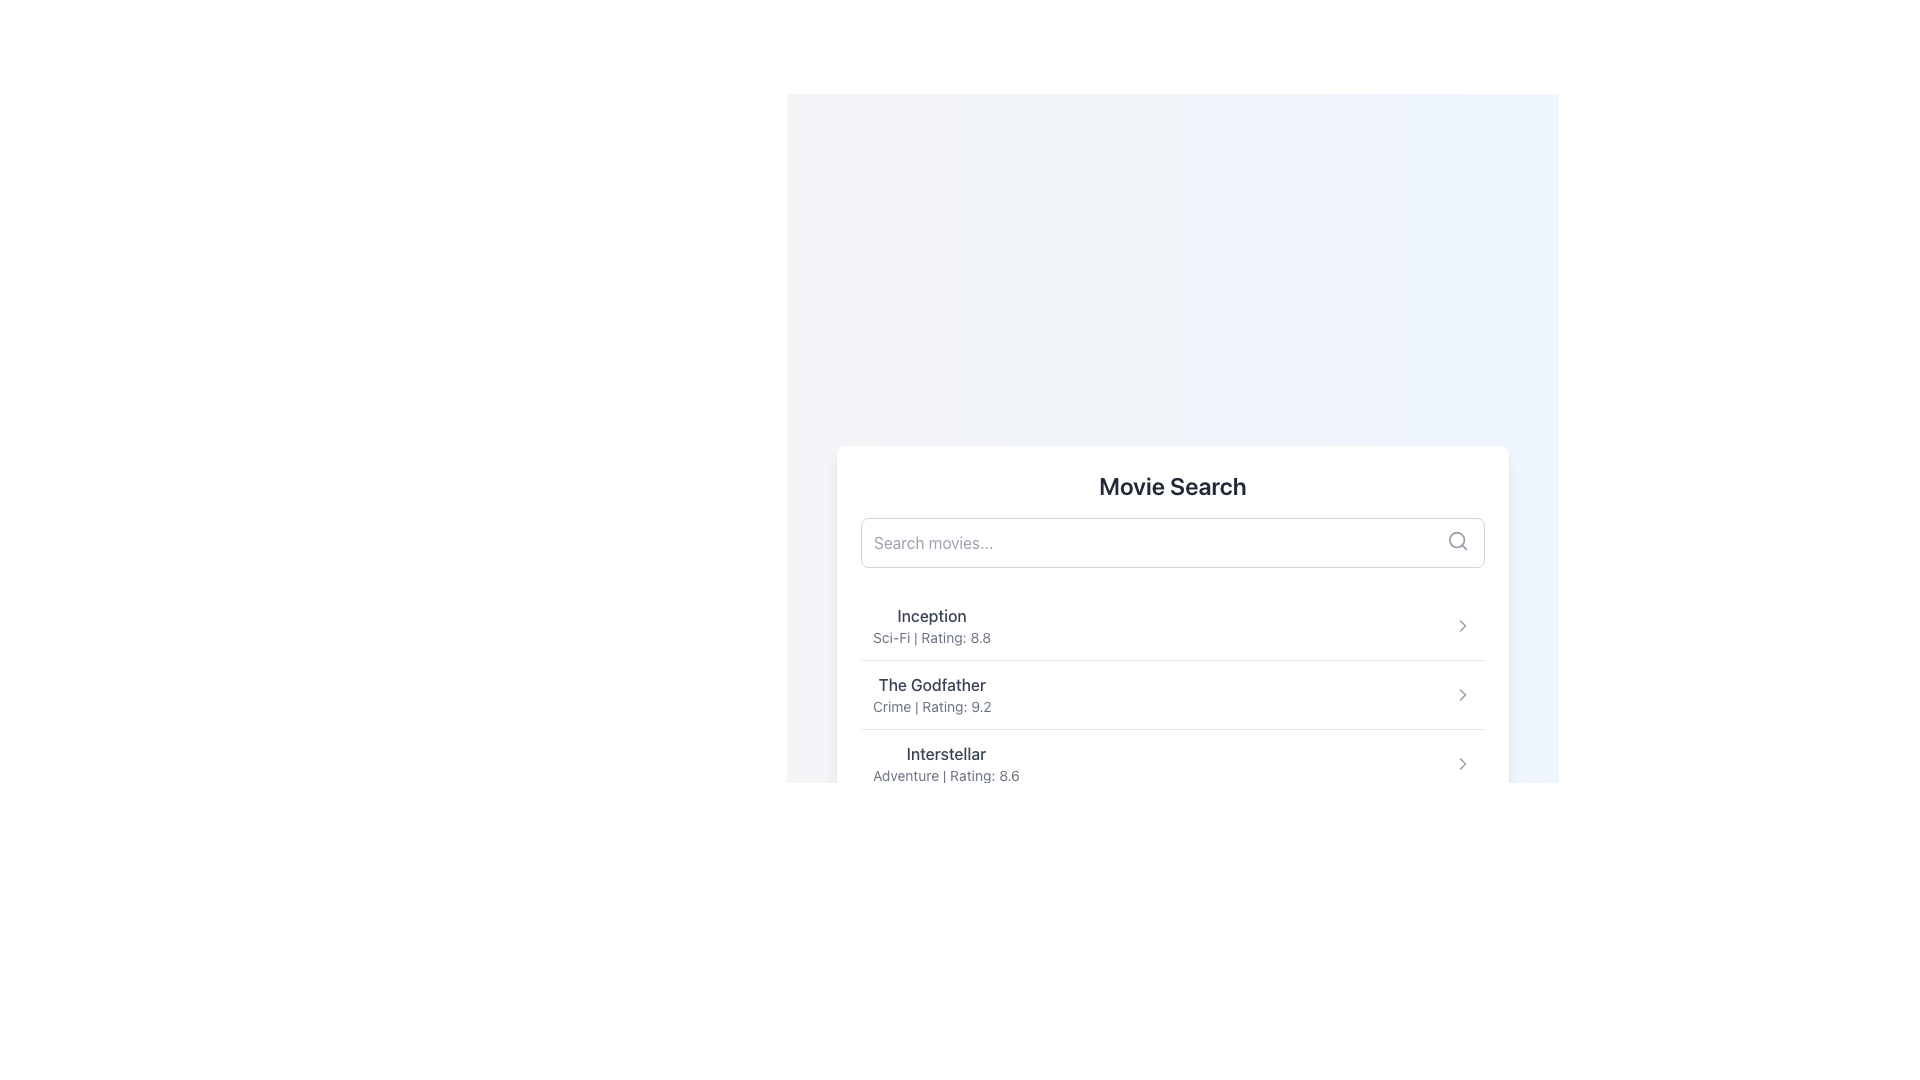 This screenshot has height=1080, width=1920. What do you see at coordinates (1172, 763) in the screenshot?
I see `the third item in the movie list` at bounding box center [1172, 763].